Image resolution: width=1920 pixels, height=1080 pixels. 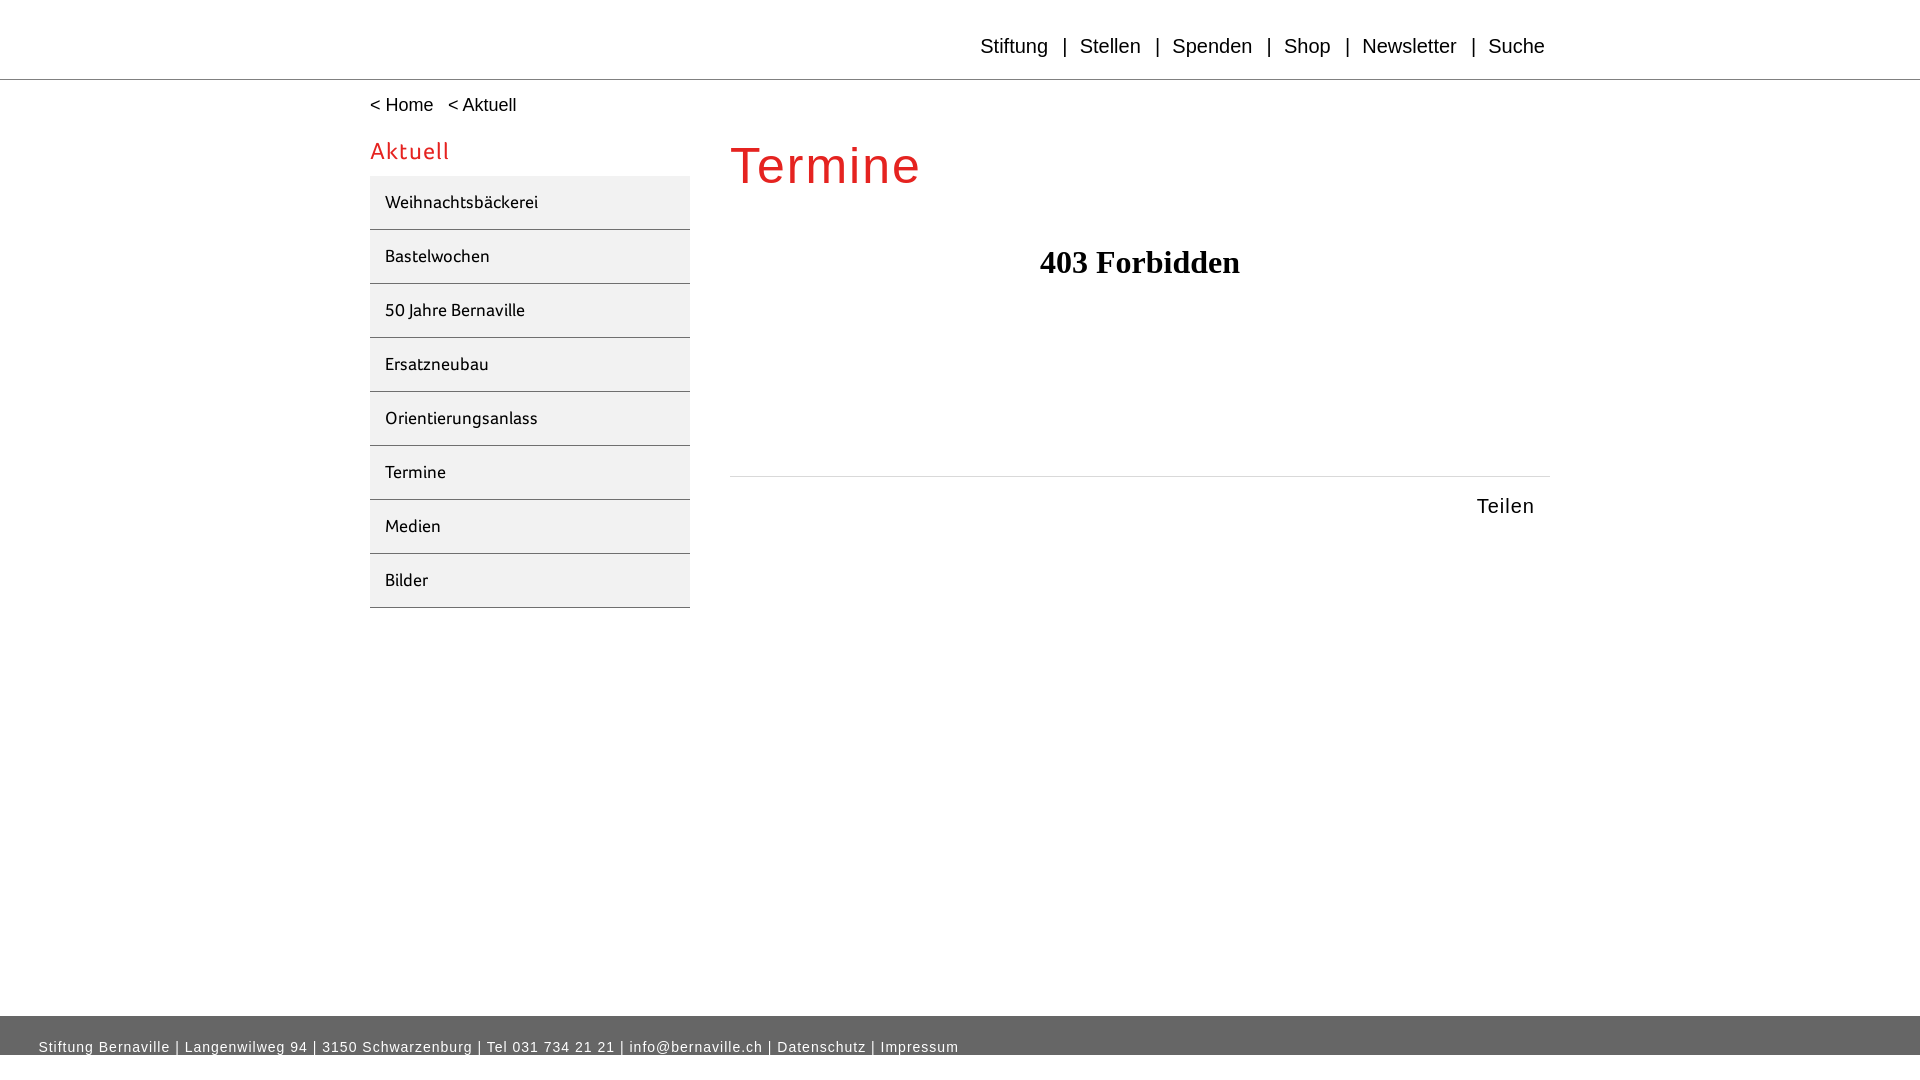 I want to click on 'Bilder', so click(x=529, y=581).